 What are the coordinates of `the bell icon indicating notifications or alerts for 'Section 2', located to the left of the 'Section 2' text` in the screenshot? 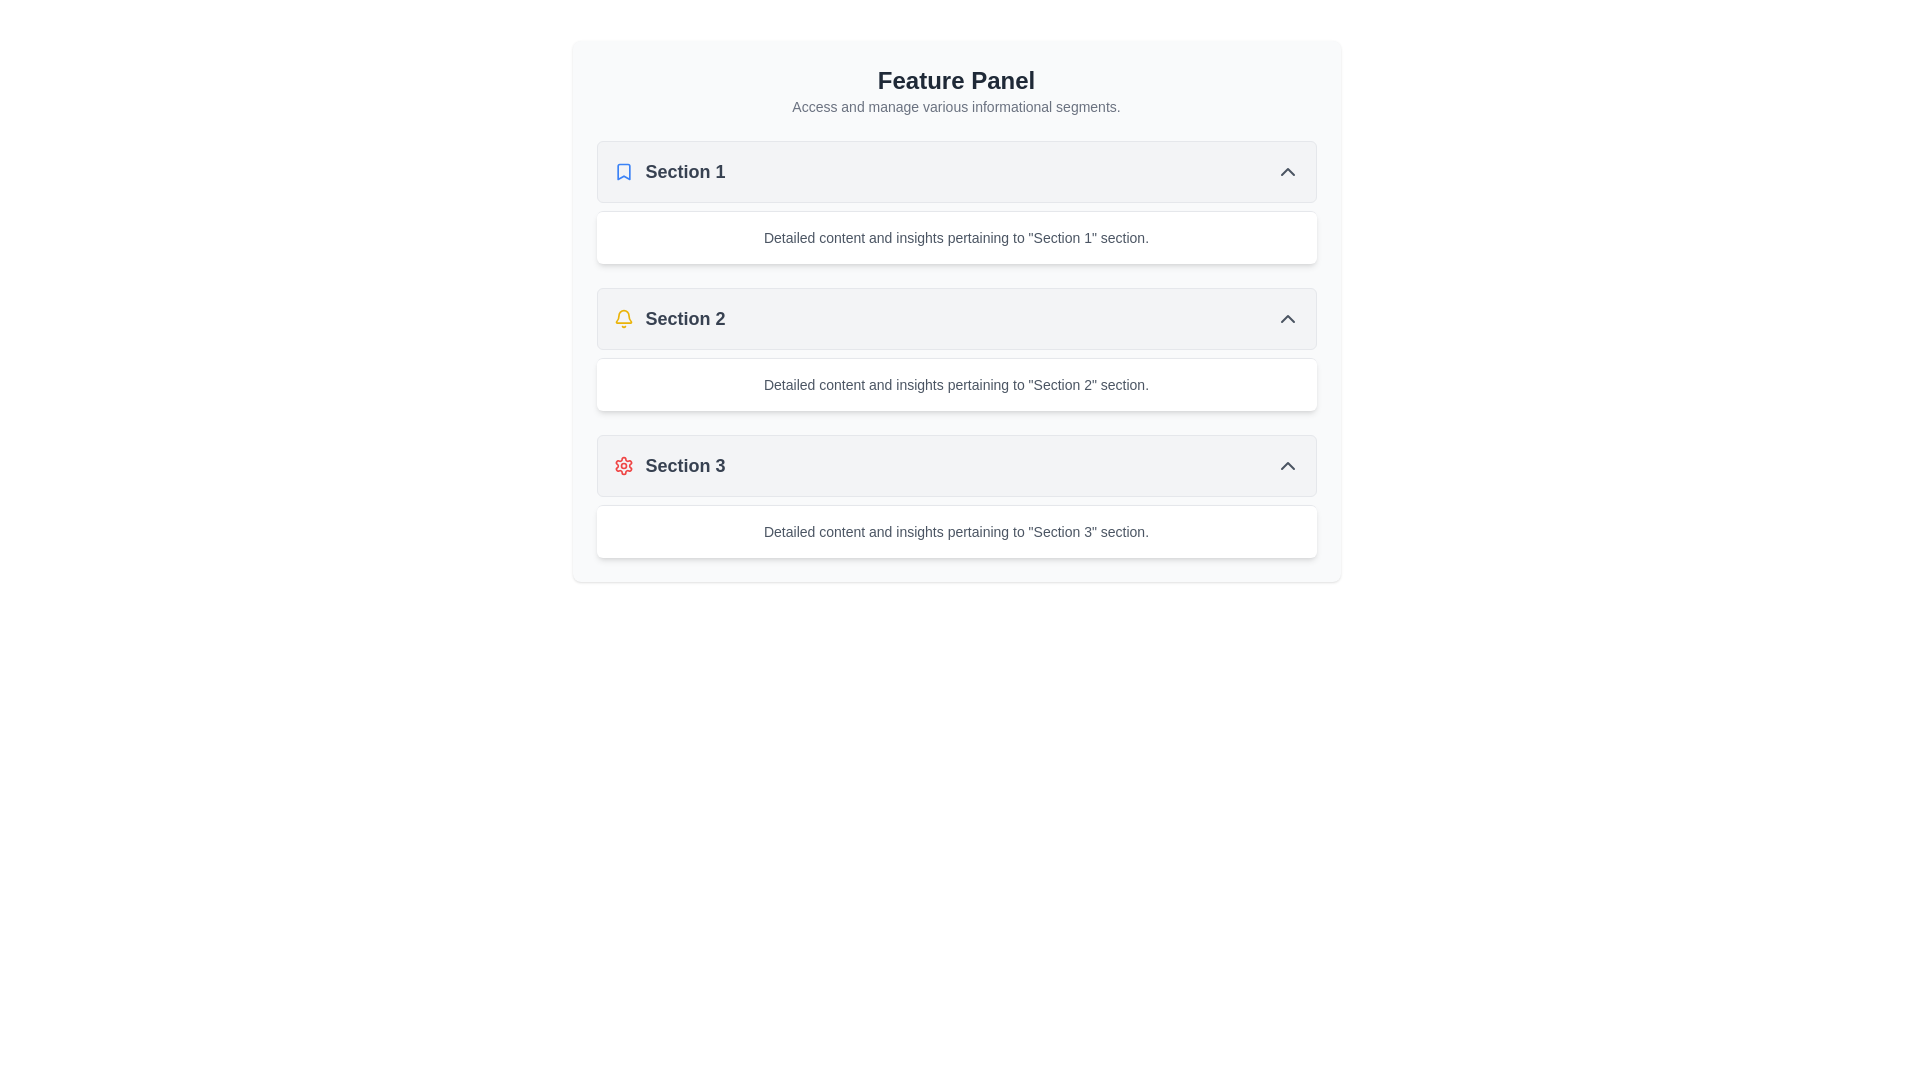 It's located at (622, 318).